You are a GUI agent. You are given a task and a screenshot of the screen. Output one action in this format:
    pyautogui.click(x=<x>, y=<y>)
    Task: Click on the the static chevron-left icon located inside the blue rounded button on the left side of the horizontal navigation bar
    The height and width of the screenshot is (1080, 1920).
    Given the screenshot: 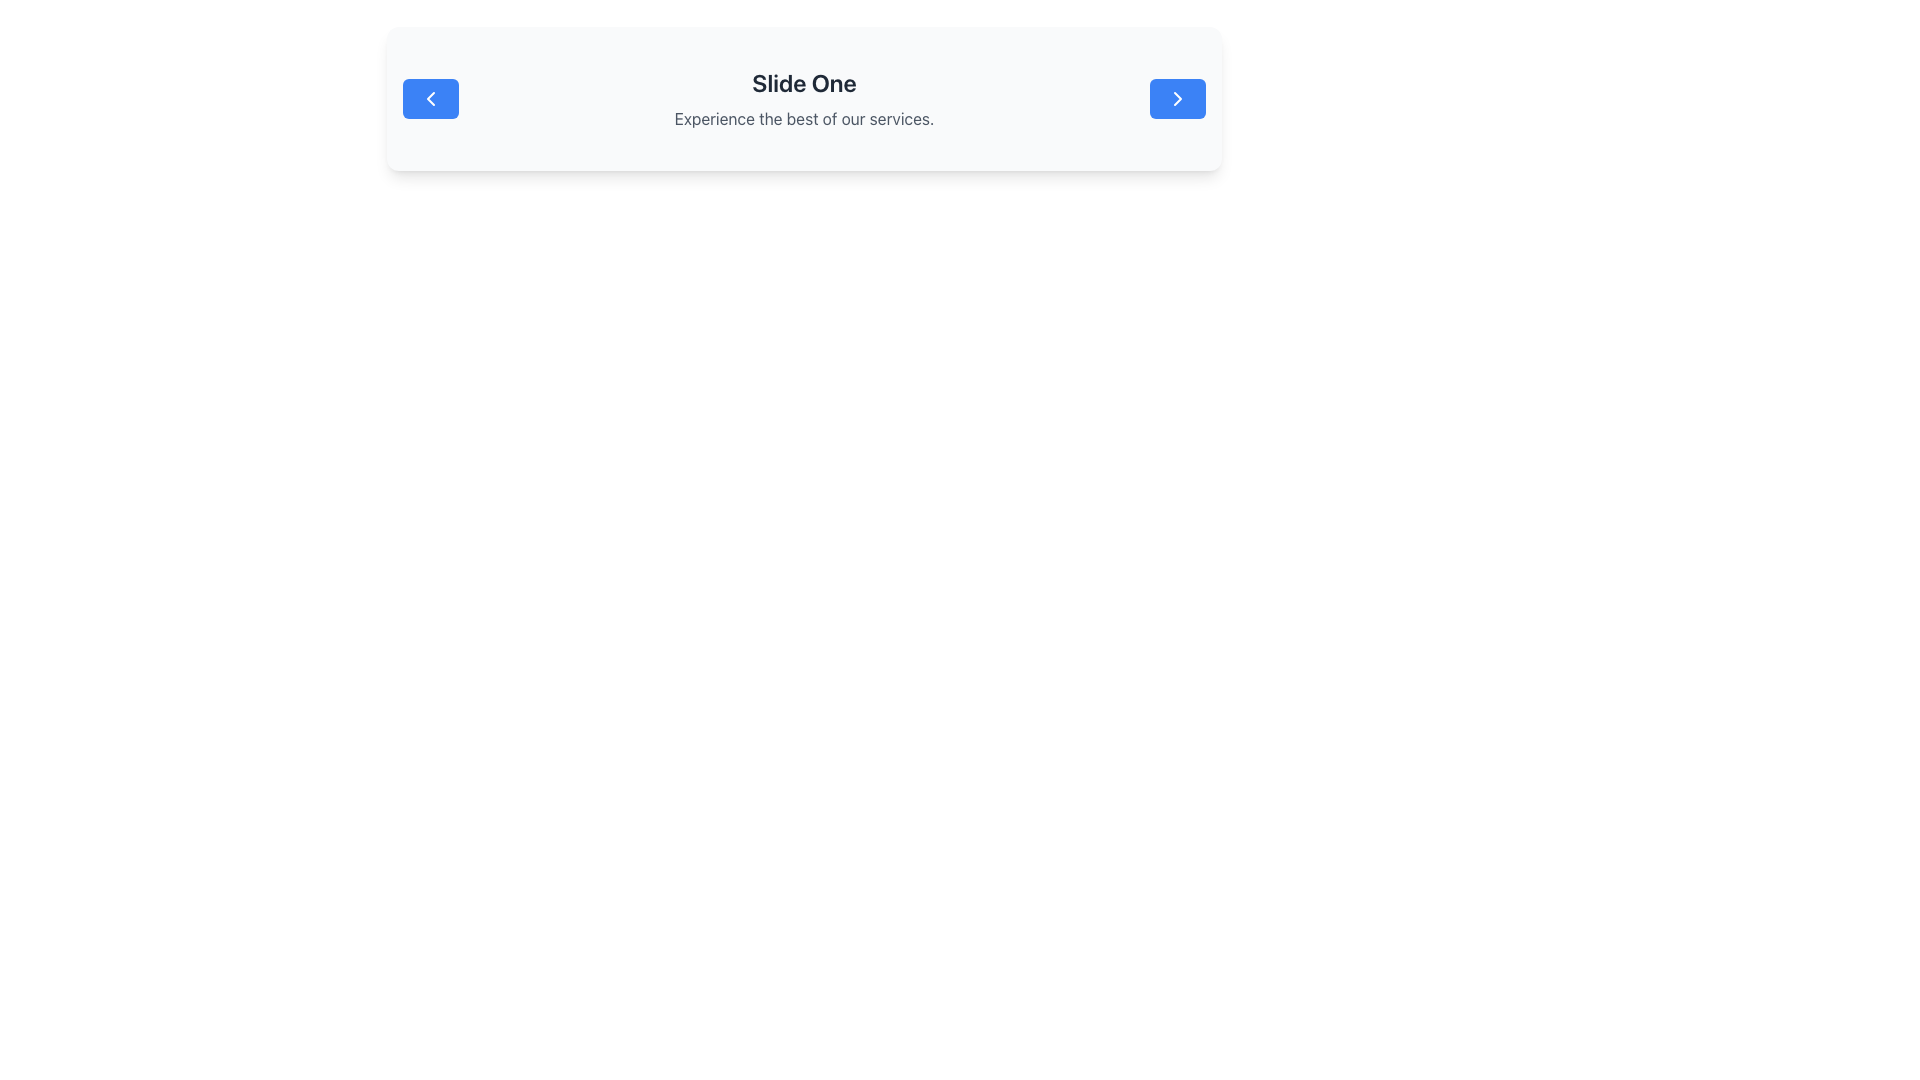 What is the action you would take?
    pyautogui.click(x=430, y=99)
    